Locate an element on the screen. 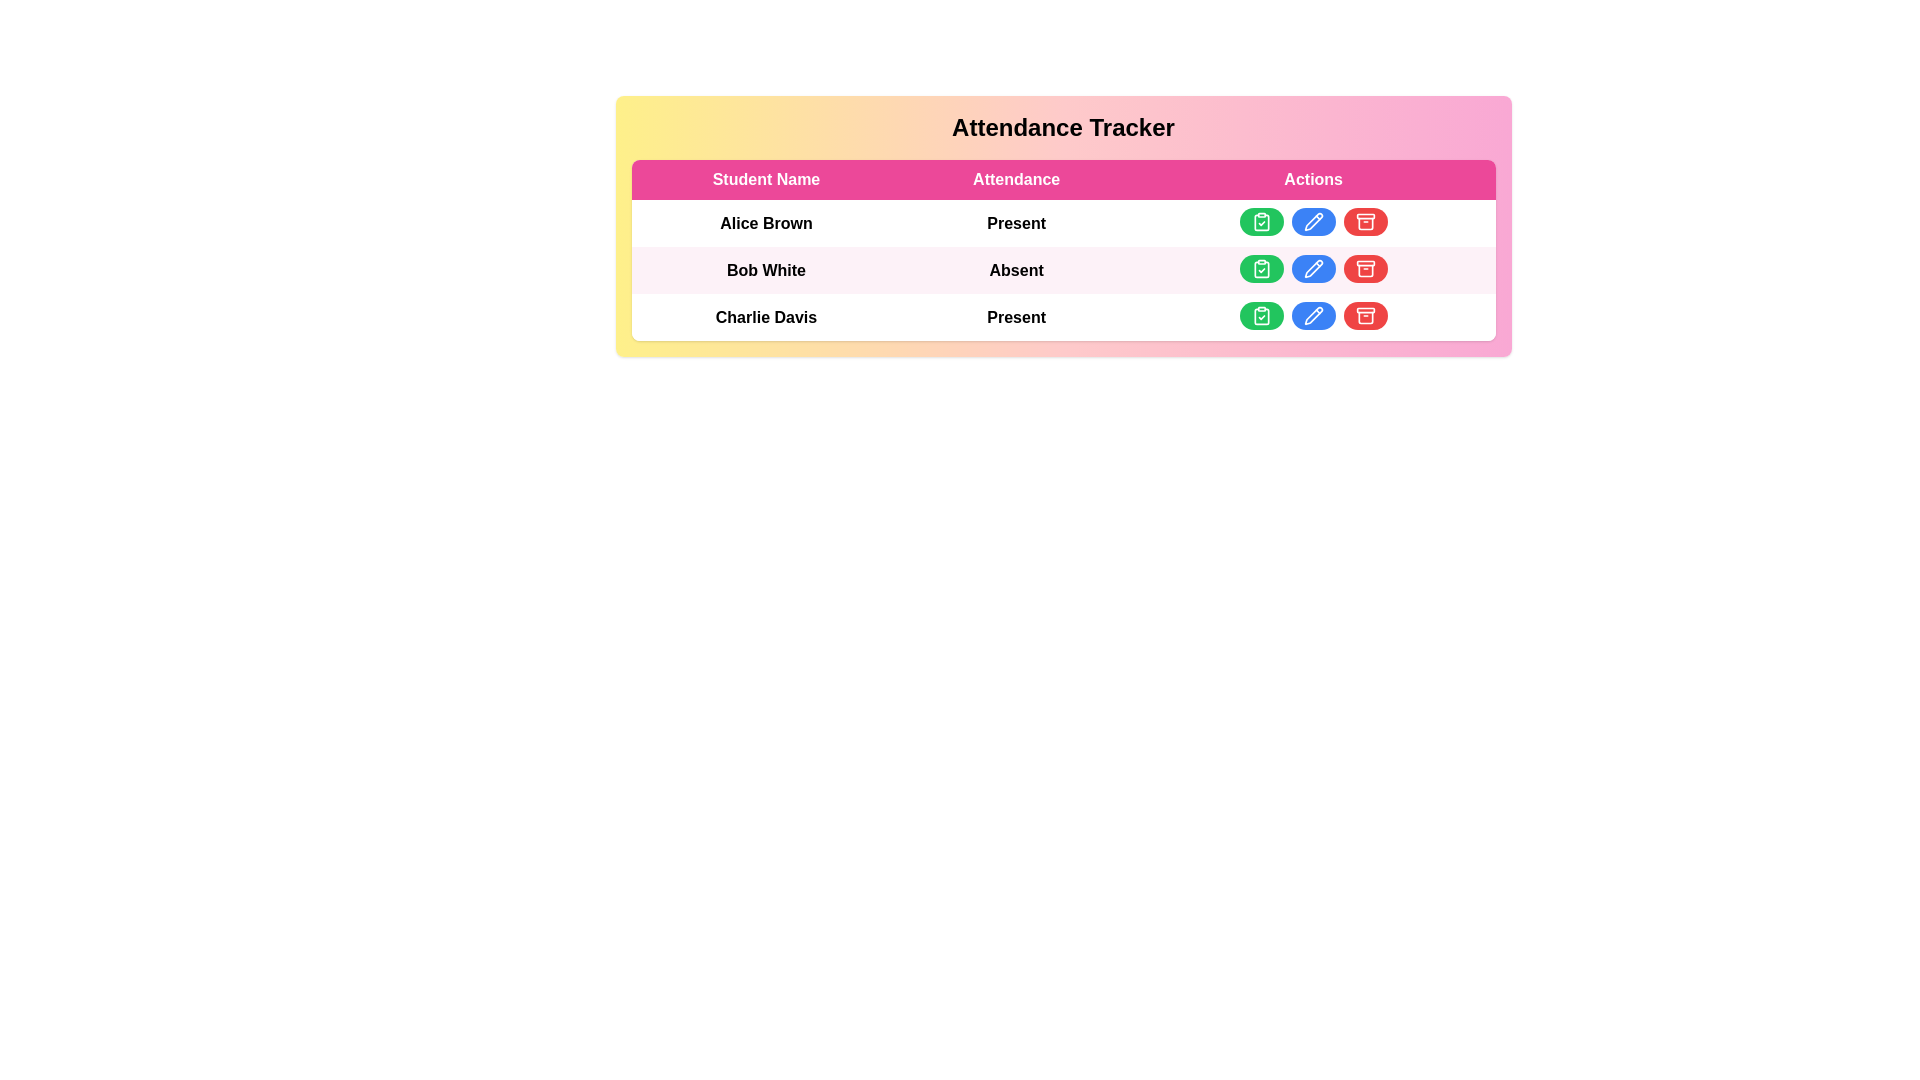  'archive record' button for the student with name Bob White is located at coordinates (1364, 268).